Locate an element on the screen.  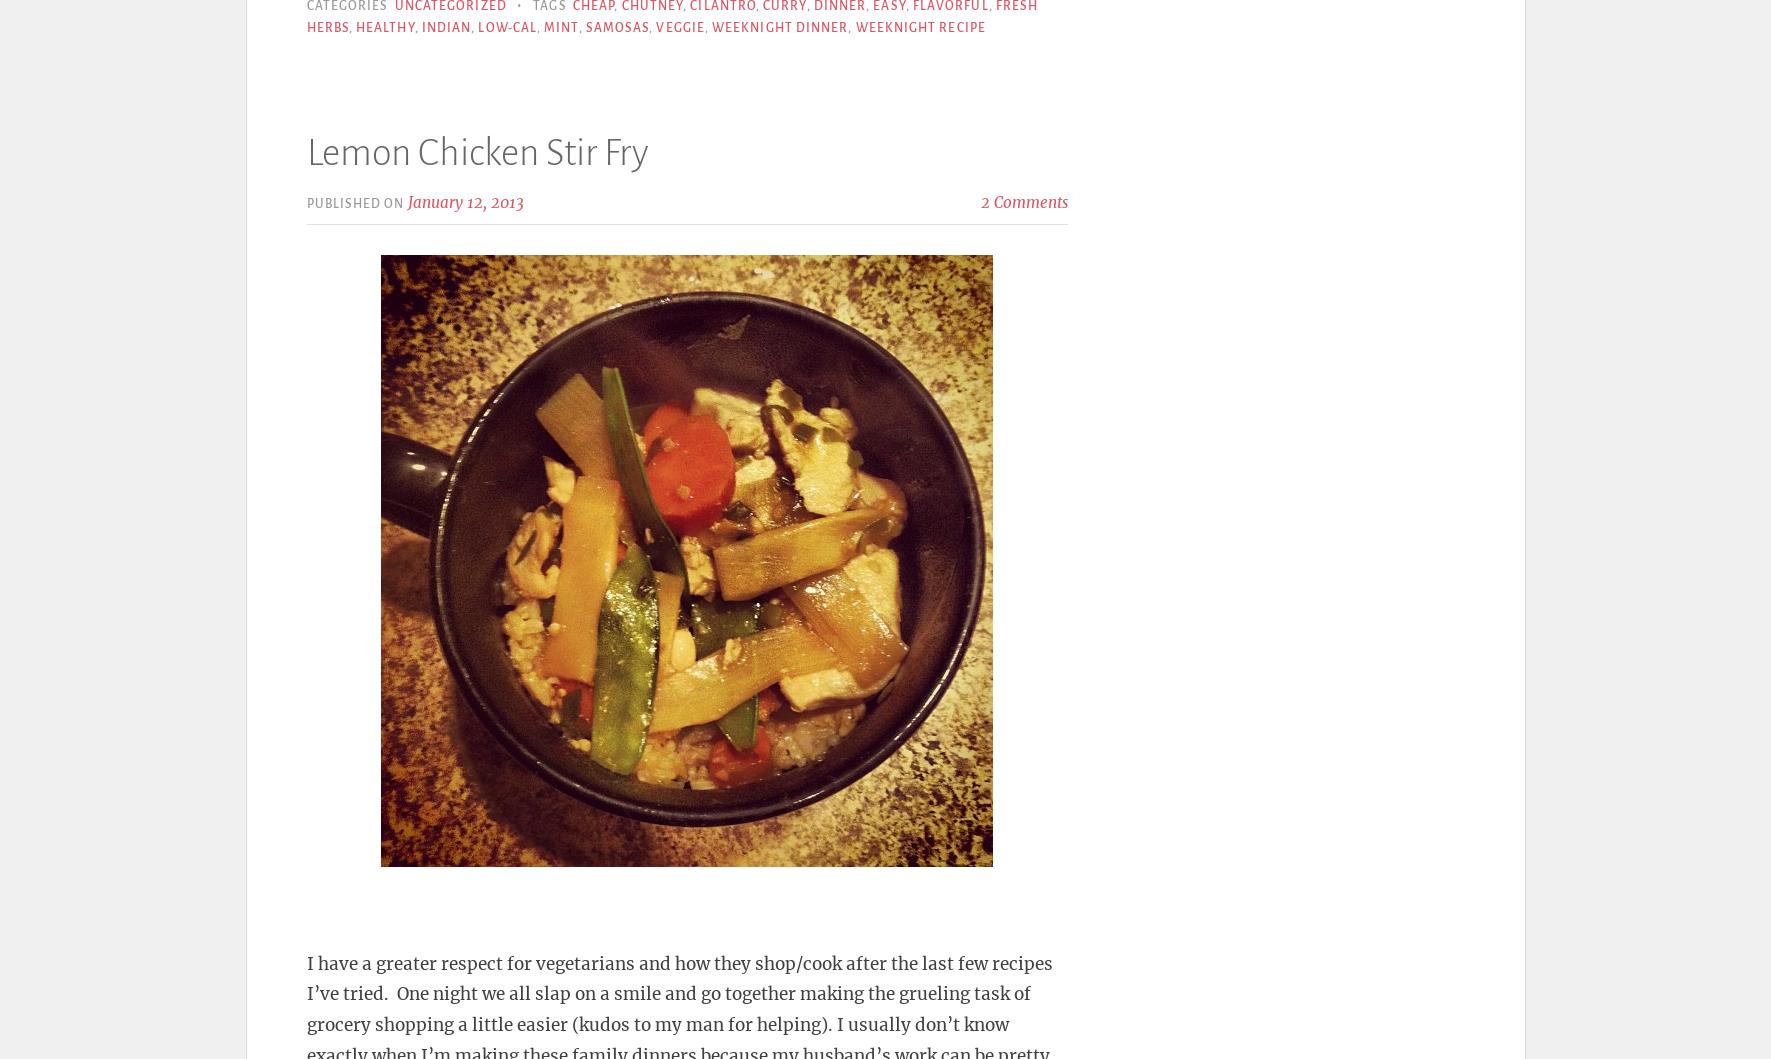
'January 12, 2013' is located at coordinates (406, 200).